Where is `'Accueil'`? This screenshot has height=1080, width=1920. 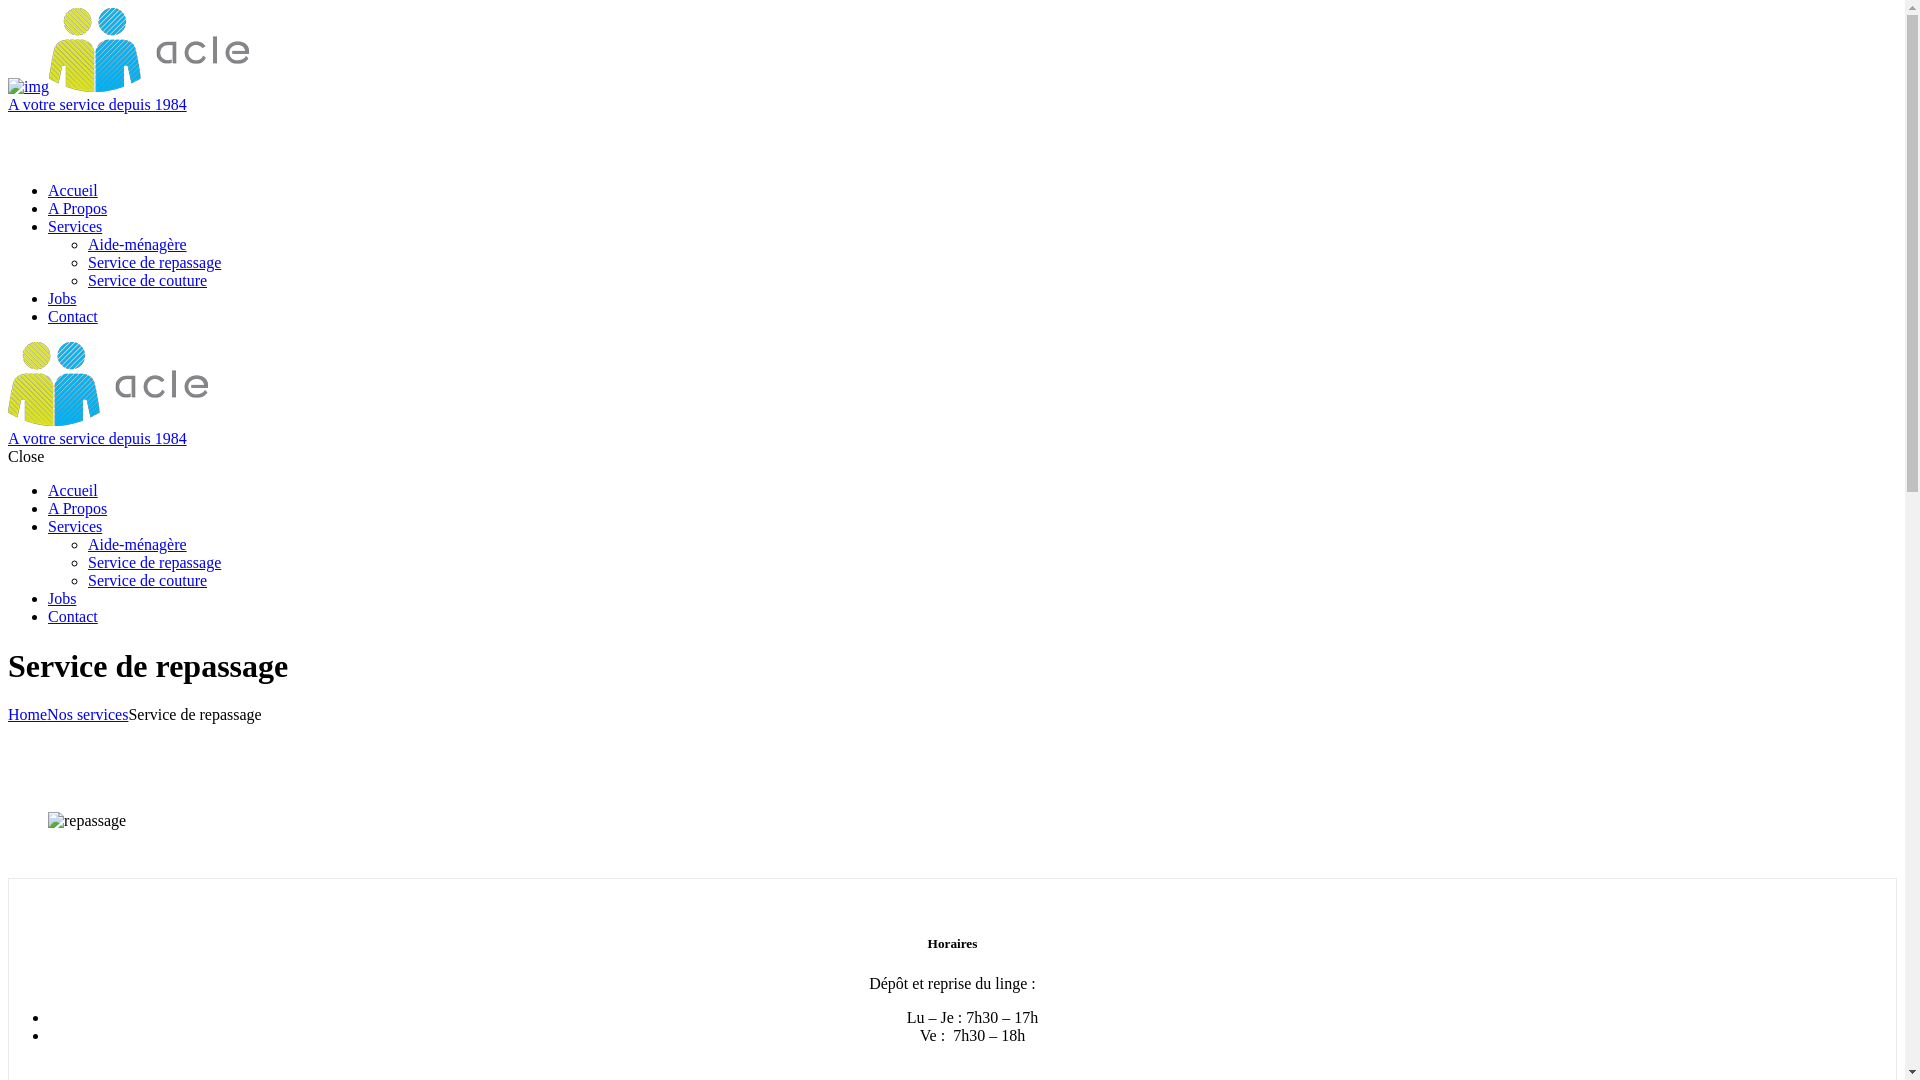 'Accueil' is located at coordinates (72, 490).